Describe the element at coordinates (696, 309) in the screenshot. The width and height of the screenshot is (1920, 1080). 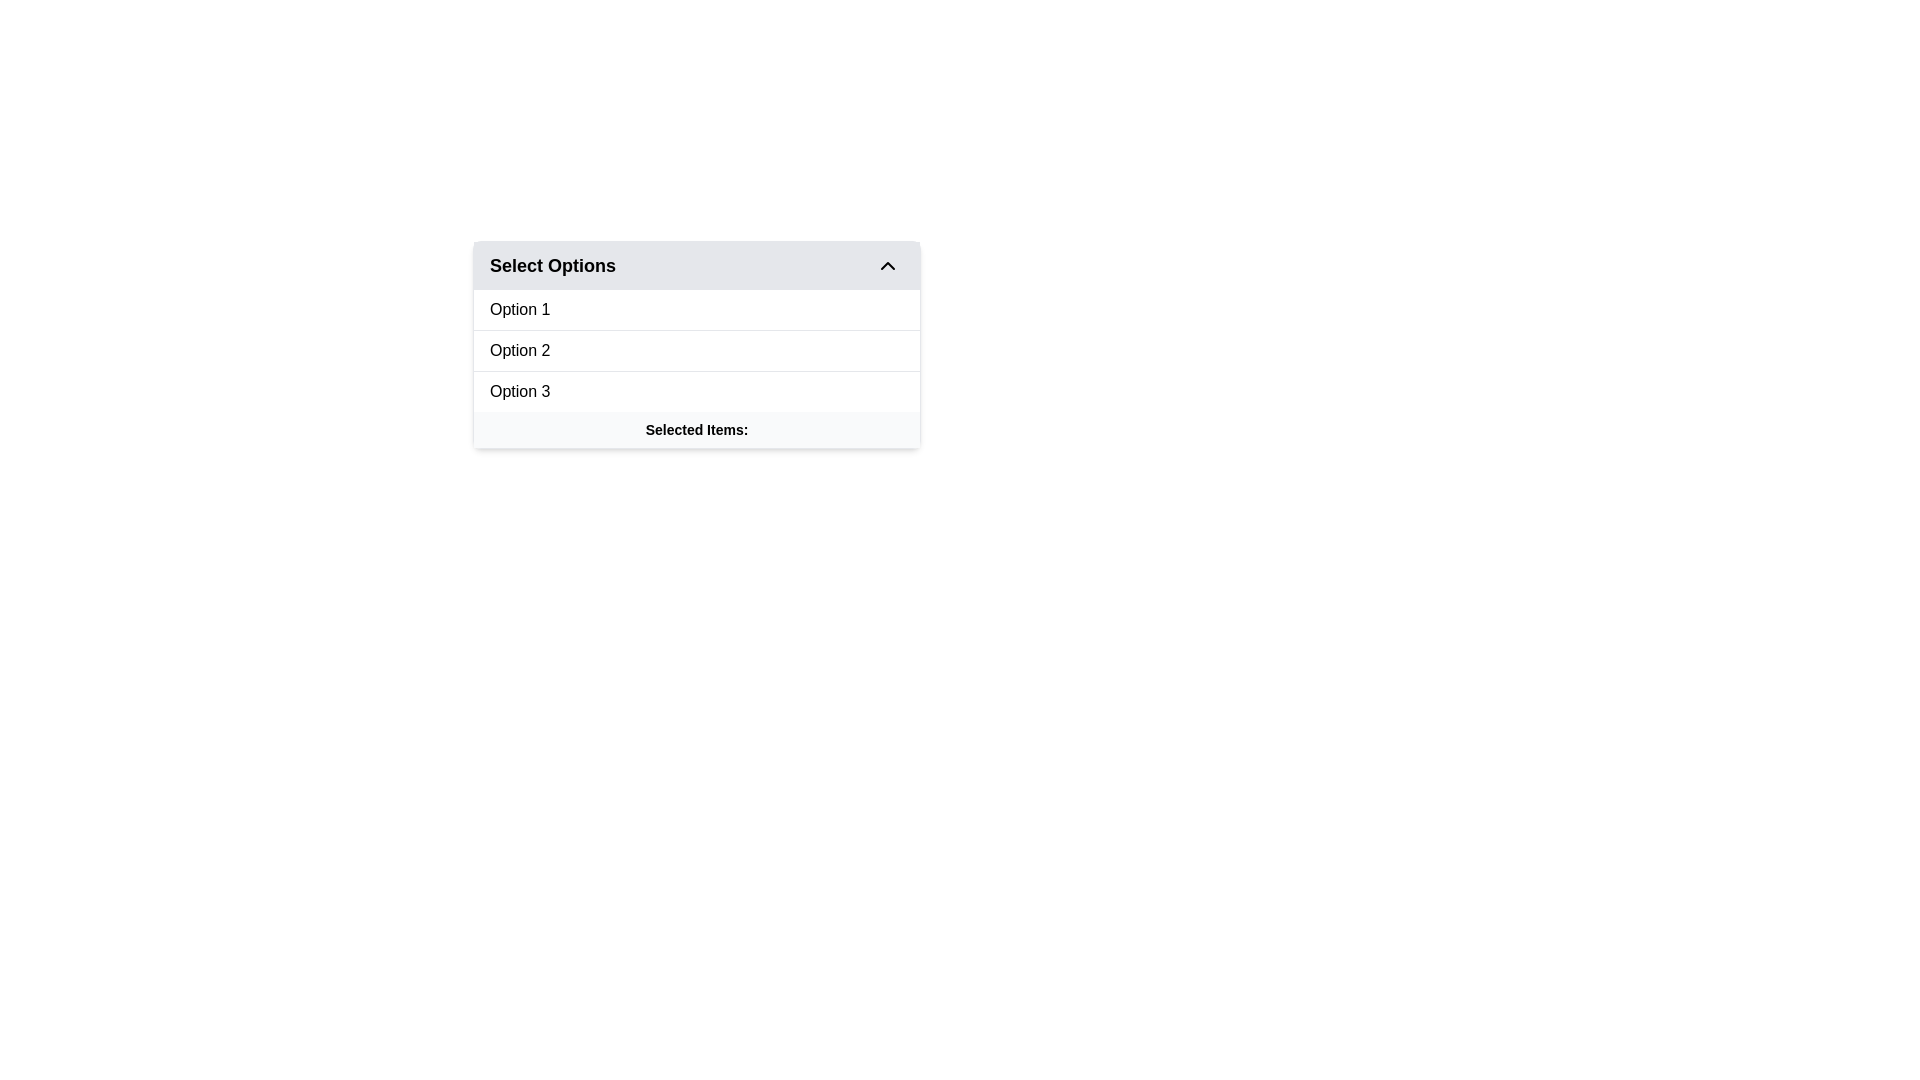
I see `the first option in the dropdown menu labeled 'Select Options'` at that location.